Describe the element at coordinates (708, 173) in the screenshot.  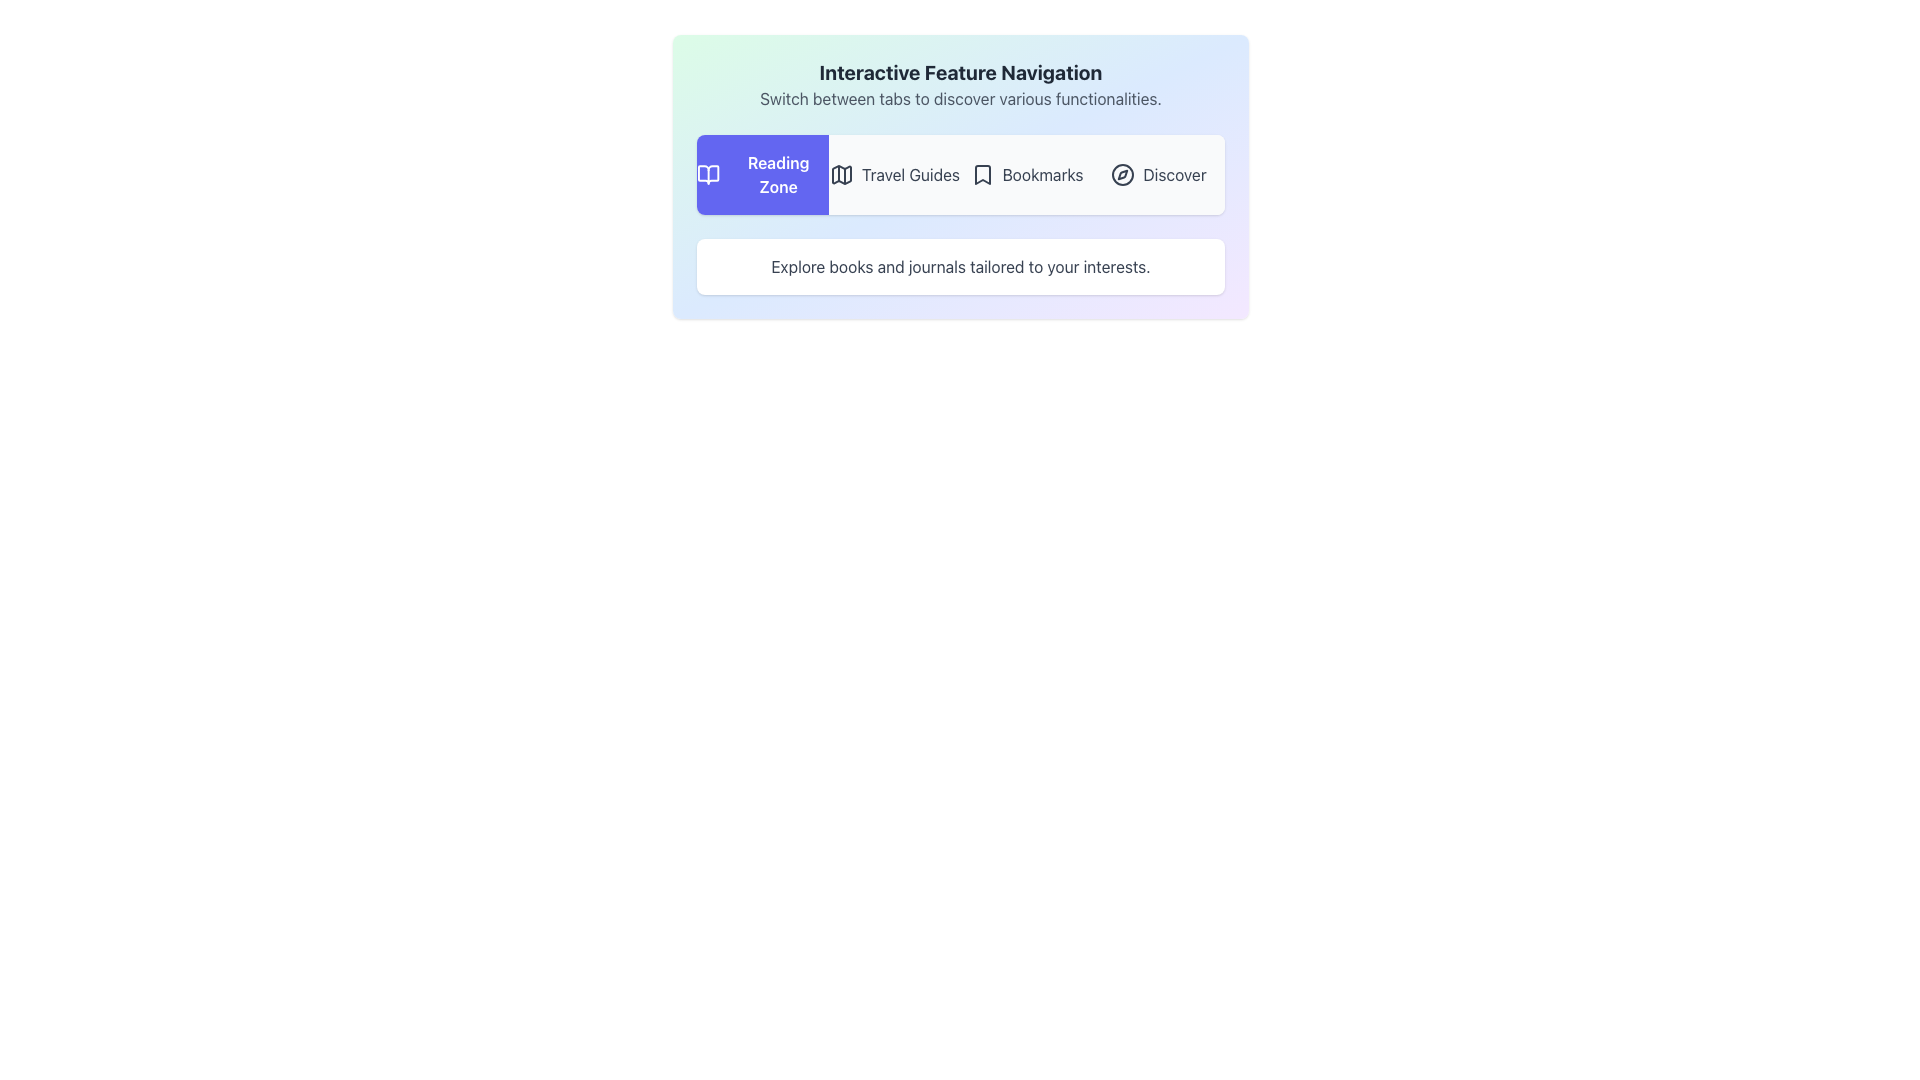
I see `the book icon with a blue background located in the 'Reading Zone' navigation options` at that location.